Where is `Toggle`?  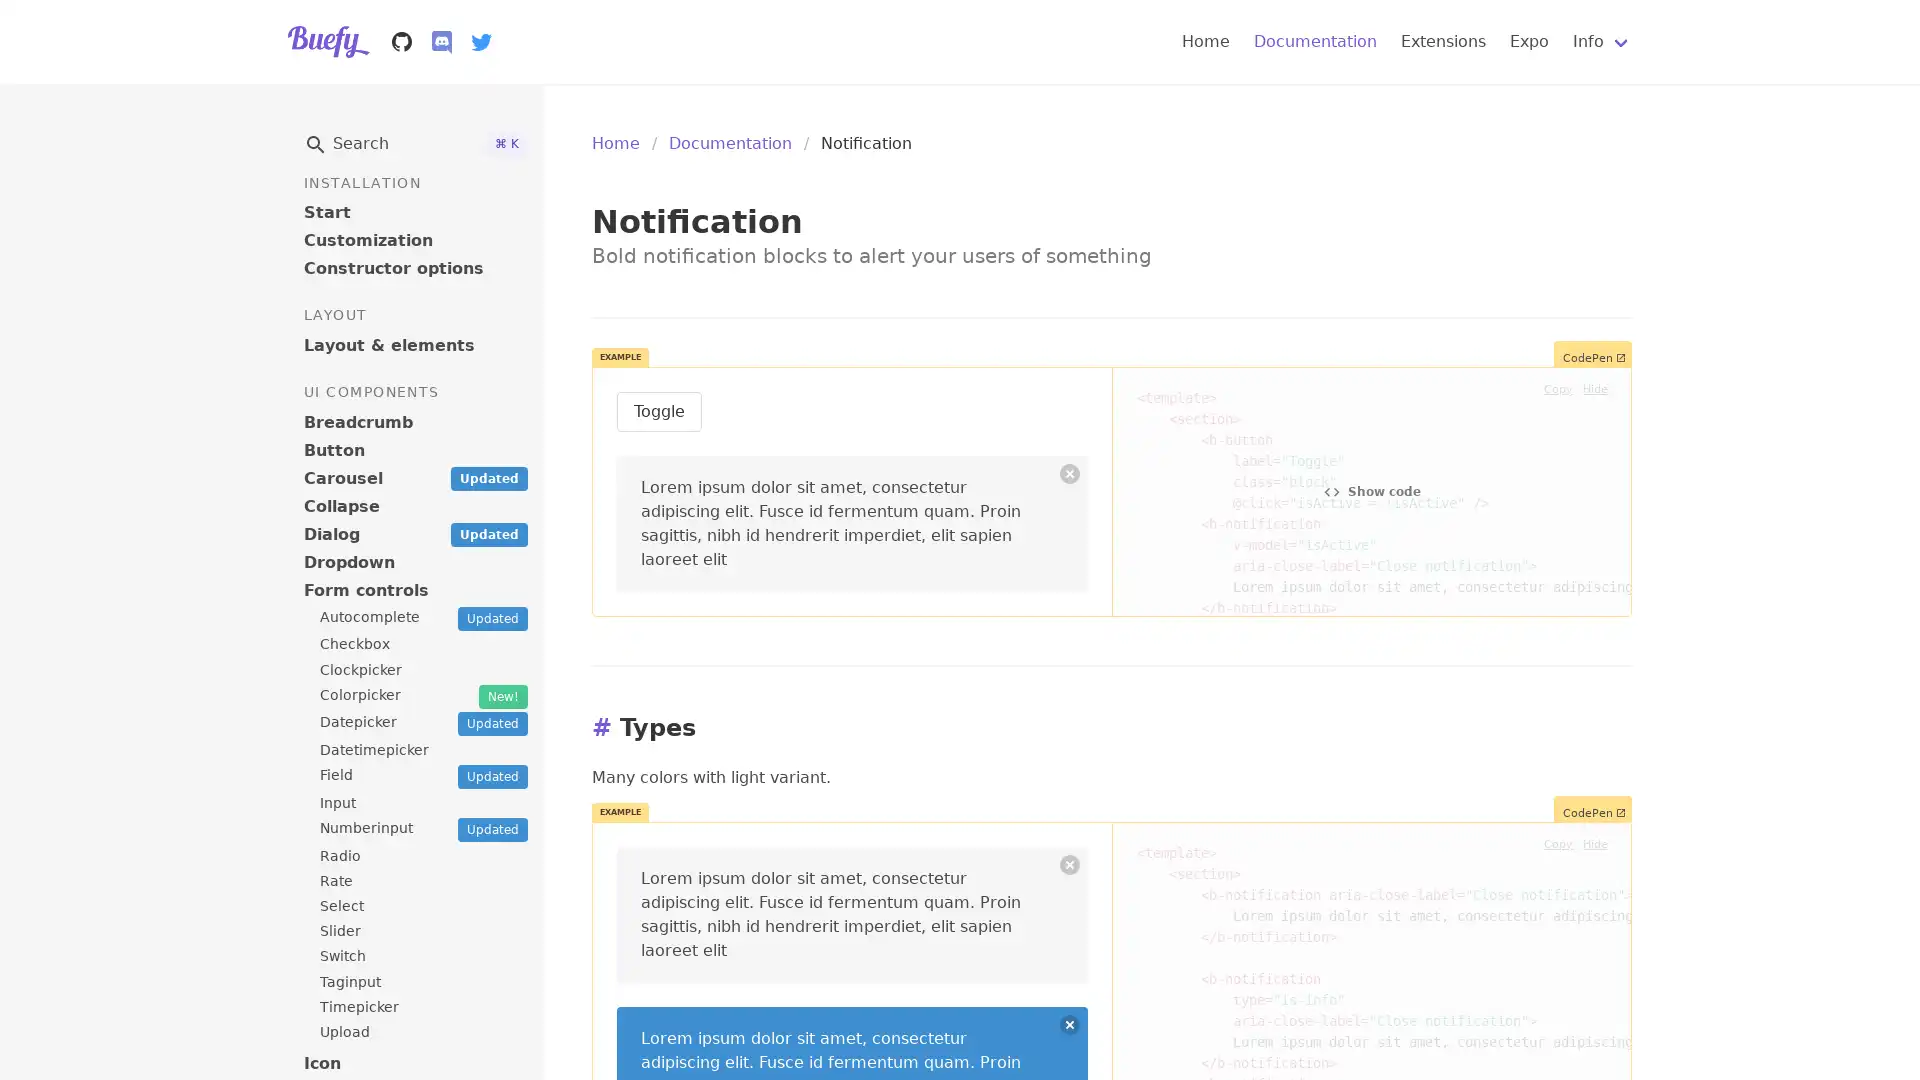
Toggle is located at coordinates (659, 411).